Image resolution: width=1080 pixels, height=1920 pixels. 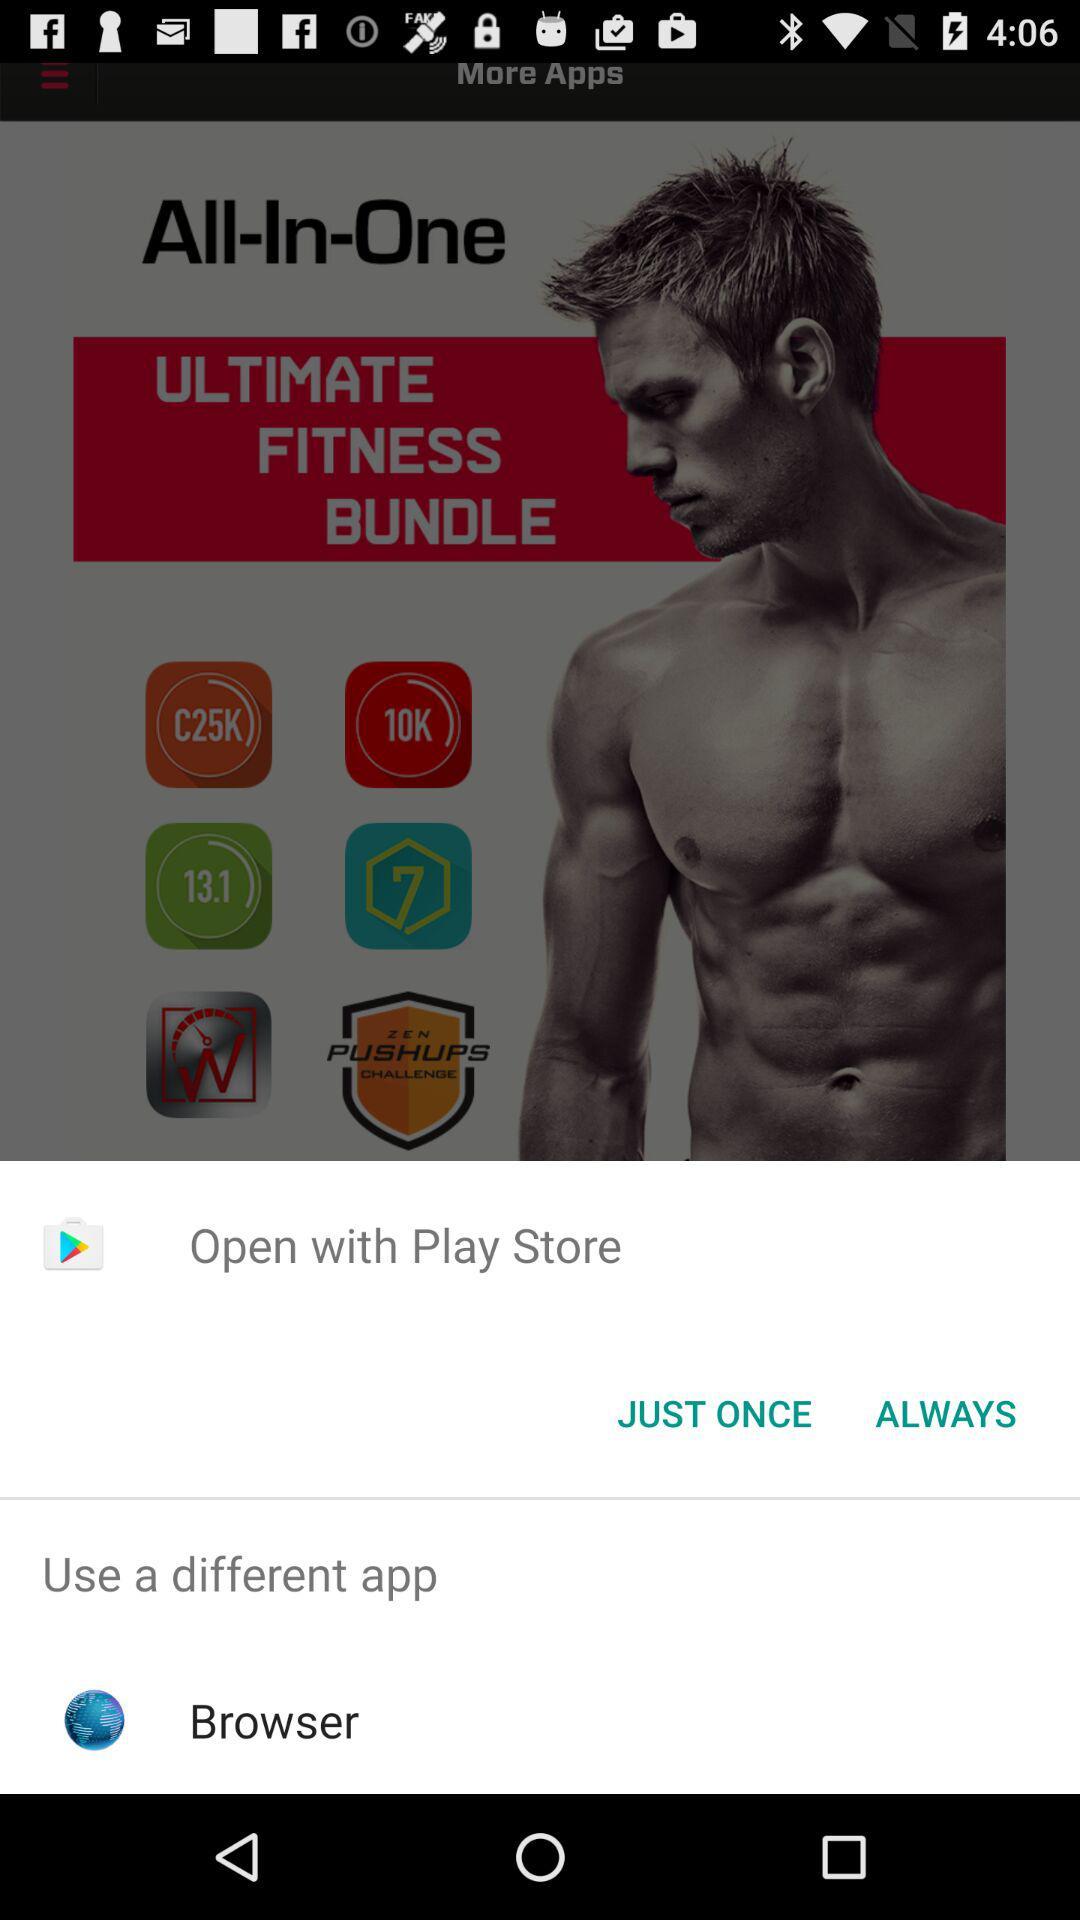 I want to click on the app above browser app, so click(x=540, y=1572).